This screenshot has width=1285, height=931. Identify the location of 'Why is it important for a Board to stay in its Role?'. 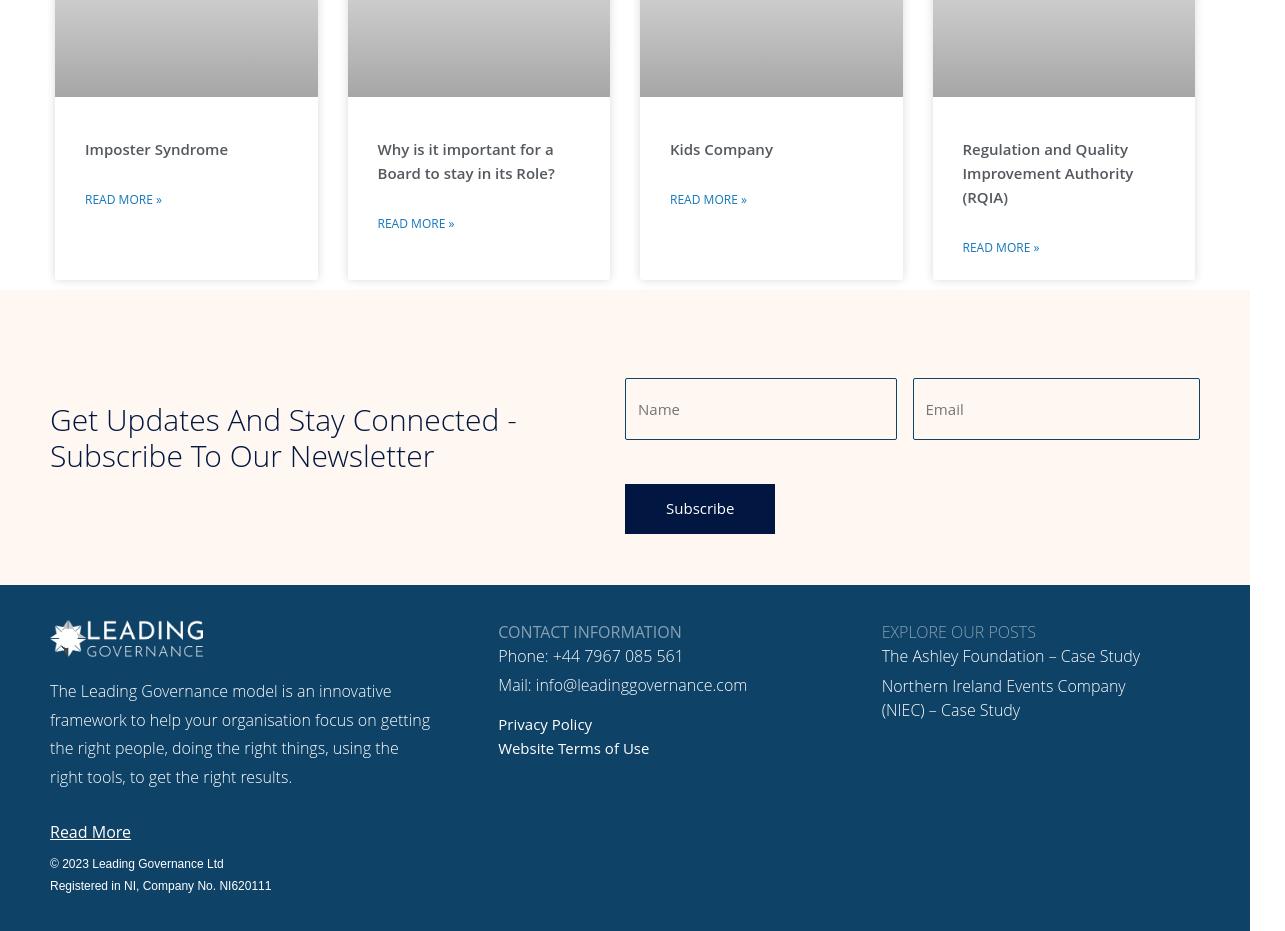
(465, 159).